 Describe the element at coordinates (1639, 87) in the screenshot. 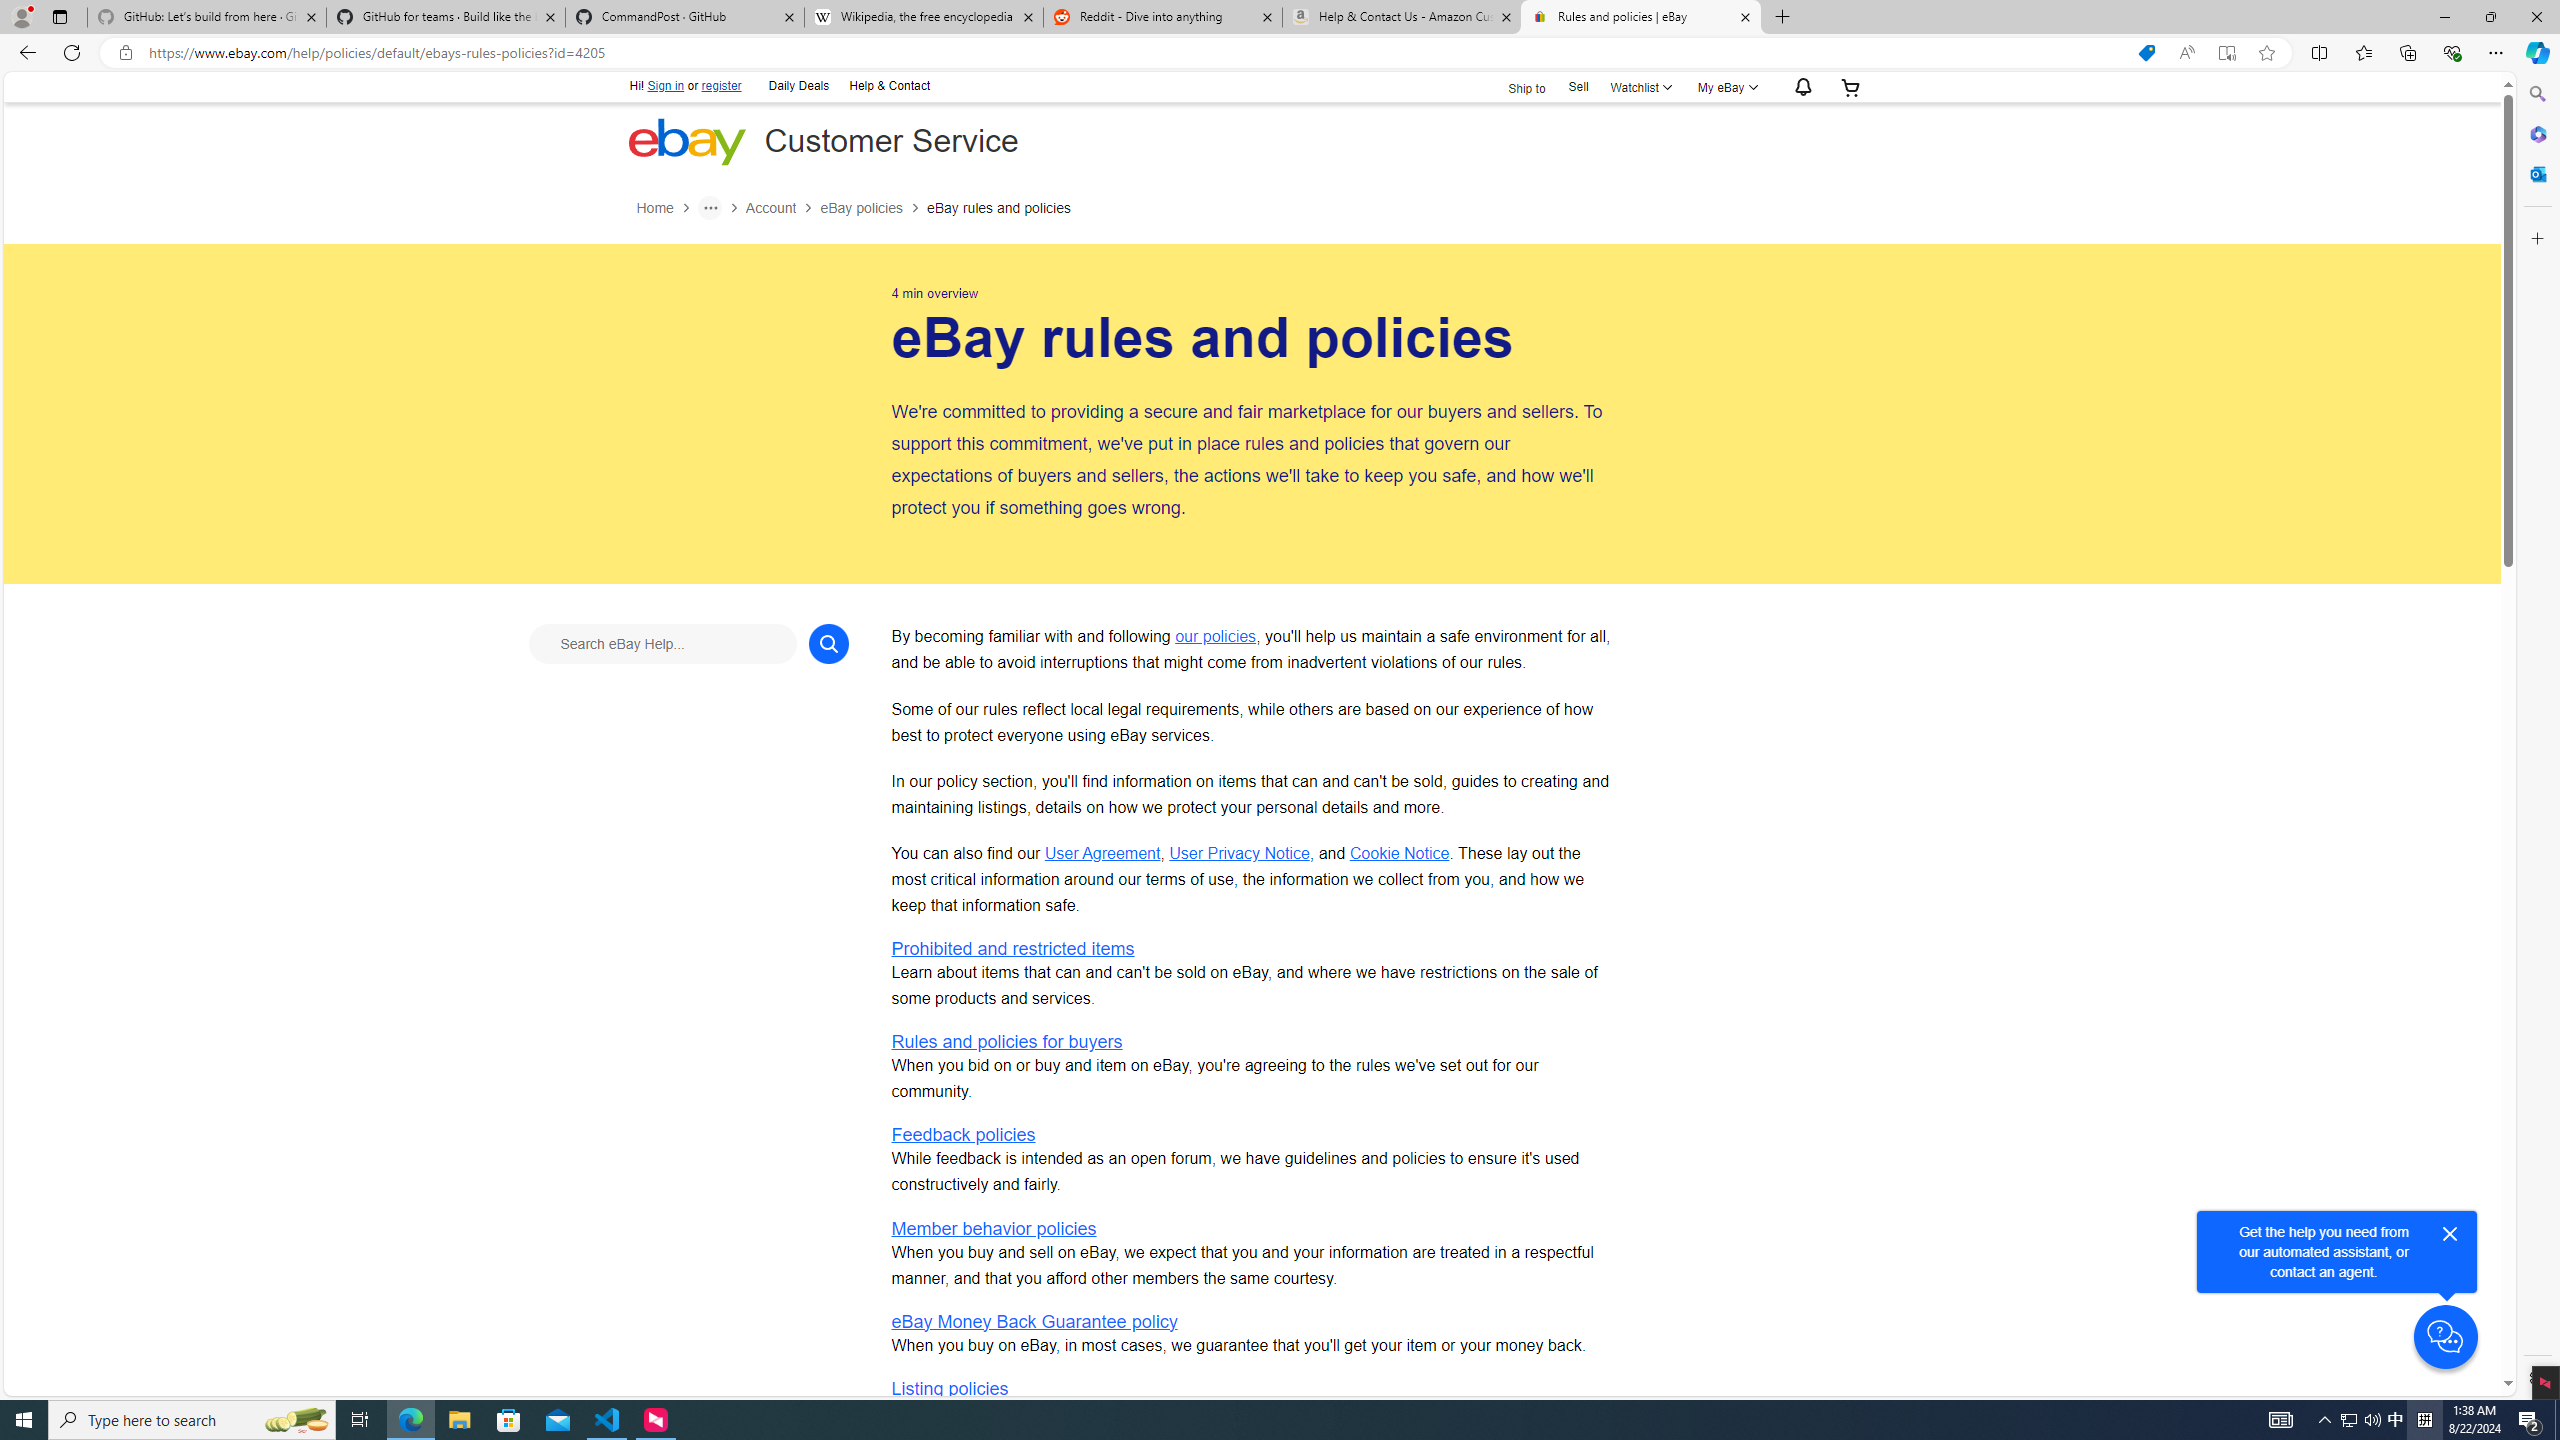

I see `'Watchlist'` at that location.